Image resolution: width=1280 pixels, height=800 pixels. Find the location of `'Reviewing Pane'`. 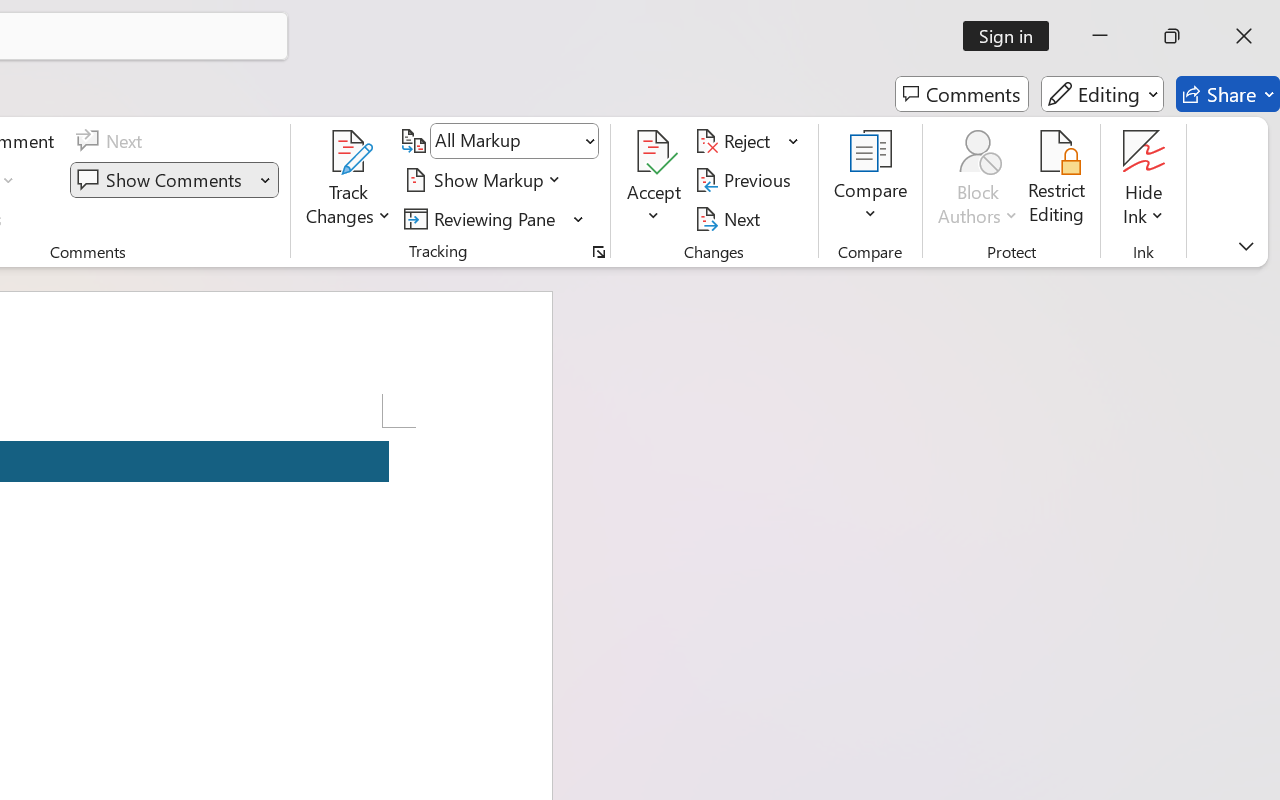

'Reviewing Pane' is located at coordinates (483, 218).